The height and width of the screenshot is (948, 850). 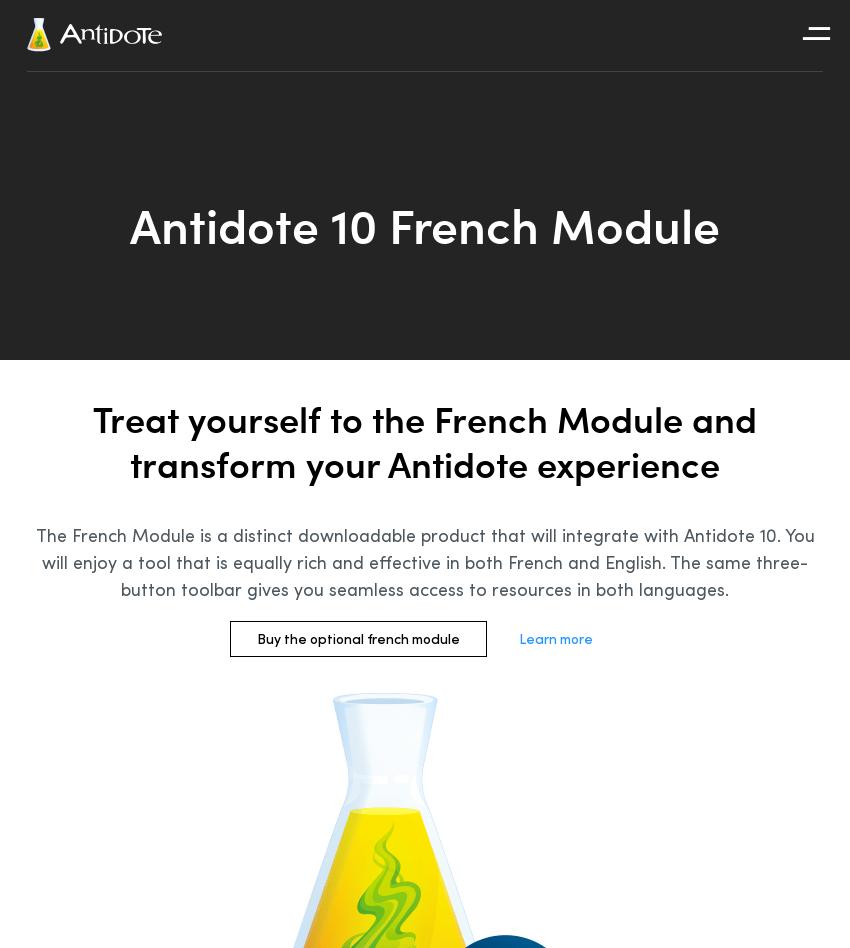 What do you see at coordinates (677, 89) in the screenshot?
I see `'Usage tips and examples'` at bounding box center [677, 89].